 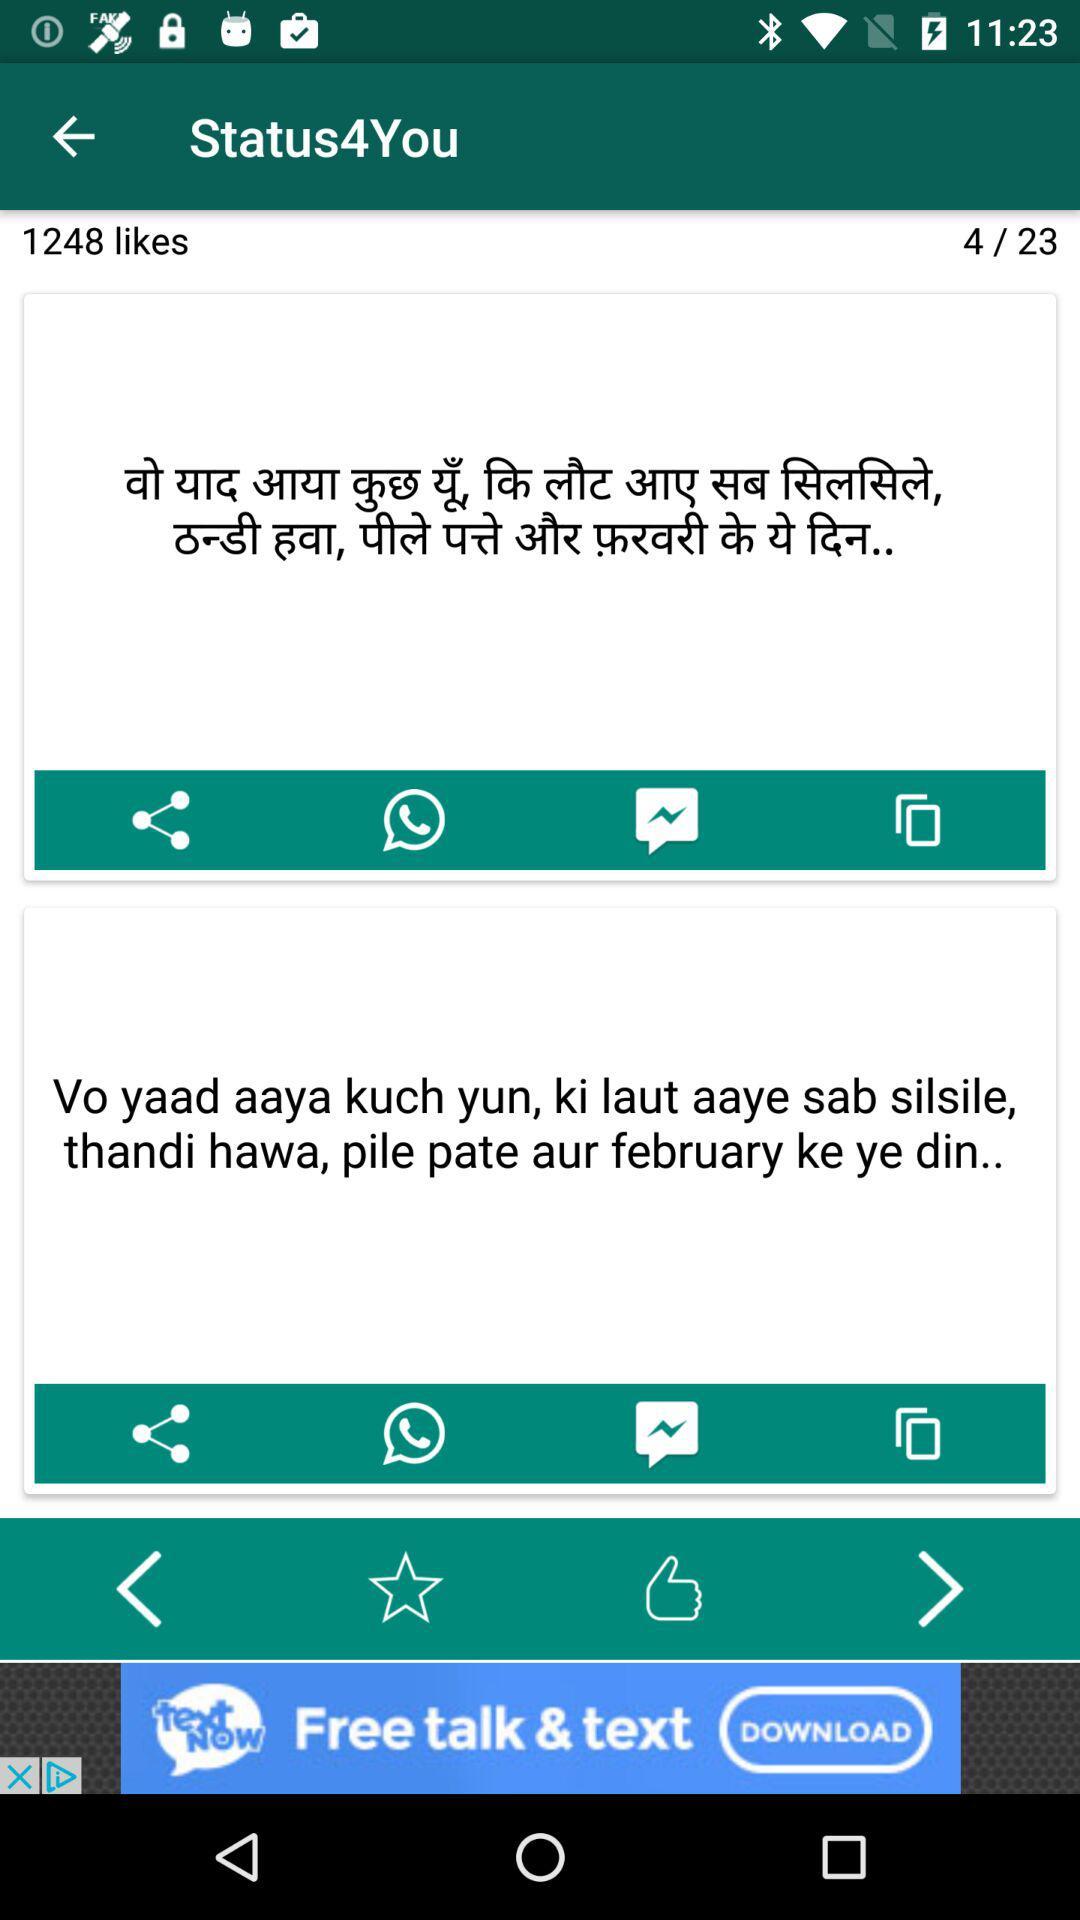 What do you see at coordinates (919, 1432) in the screenshot?
I see `minimize selected` at bounding box center [919, 1432].